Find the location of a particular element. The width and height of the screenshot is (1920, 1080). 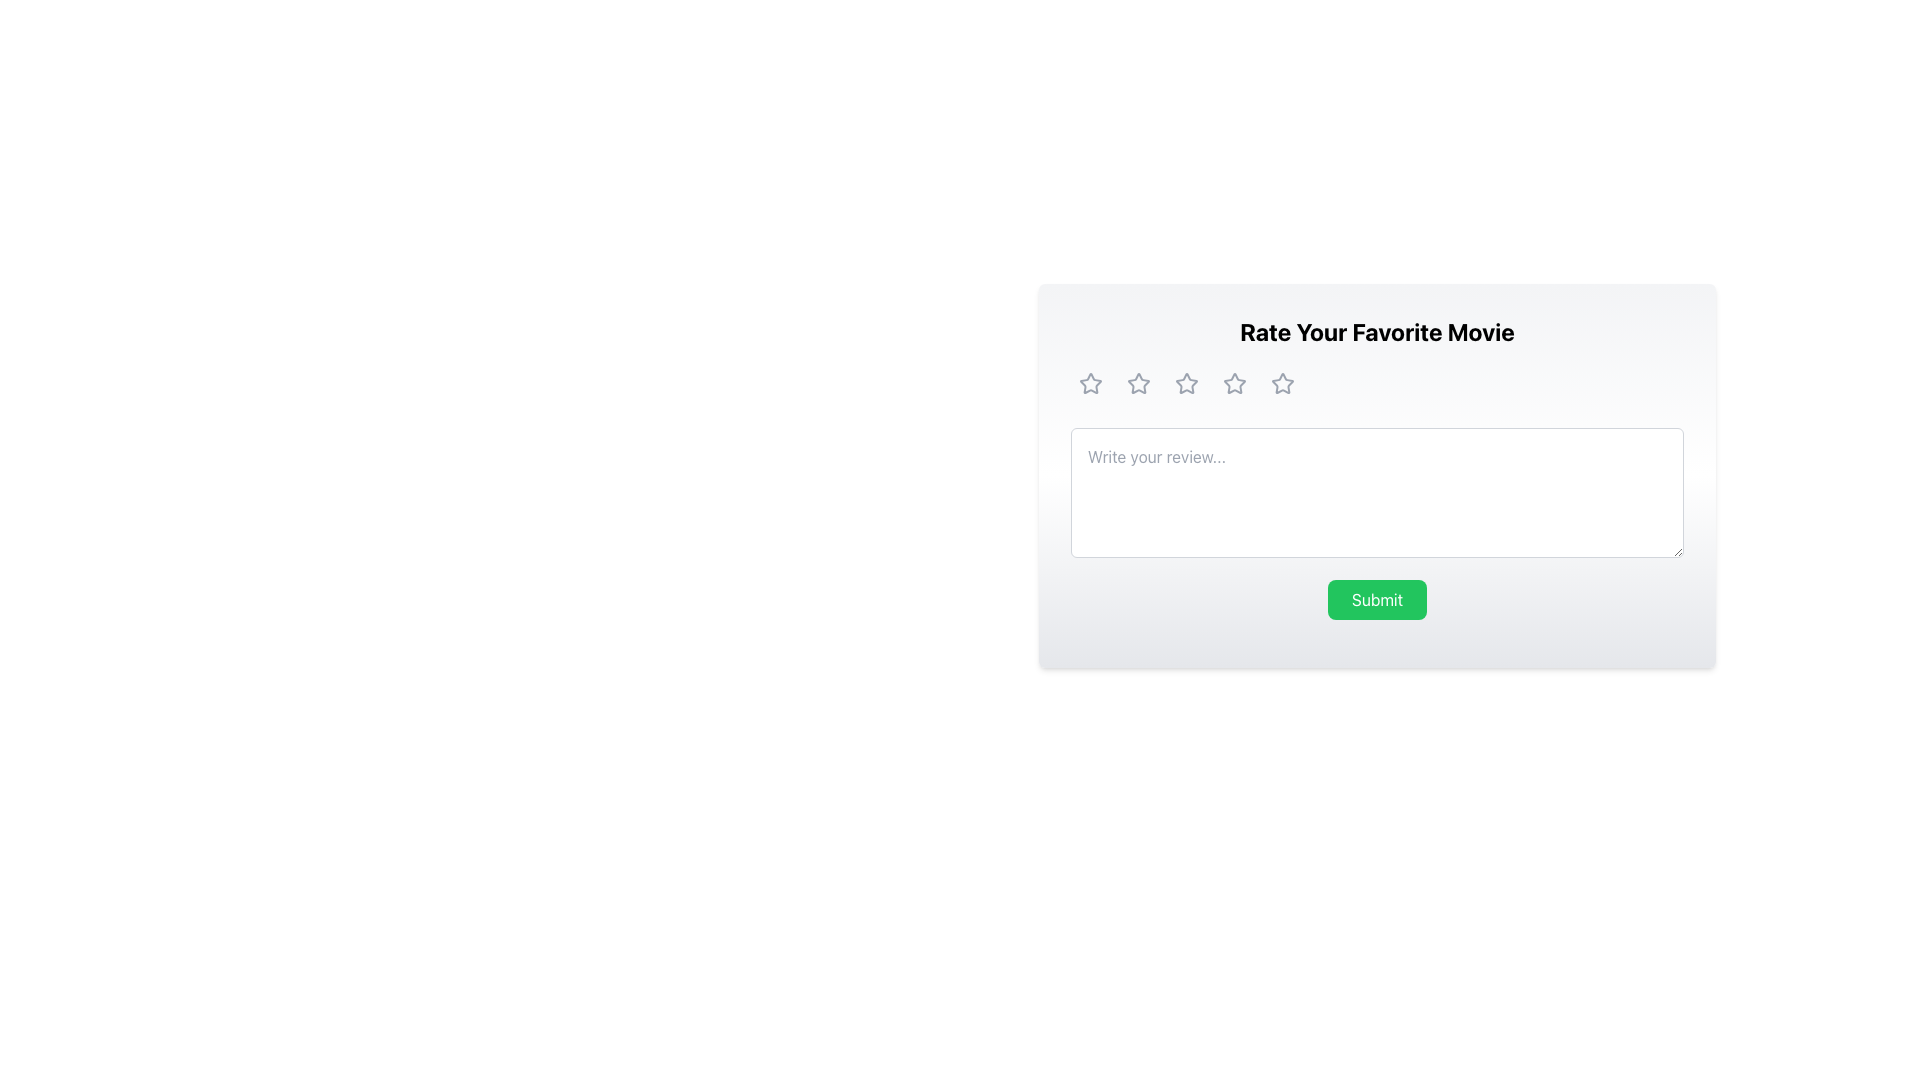

the first star icon in the rating interface is located at coordinates (1089, 384).